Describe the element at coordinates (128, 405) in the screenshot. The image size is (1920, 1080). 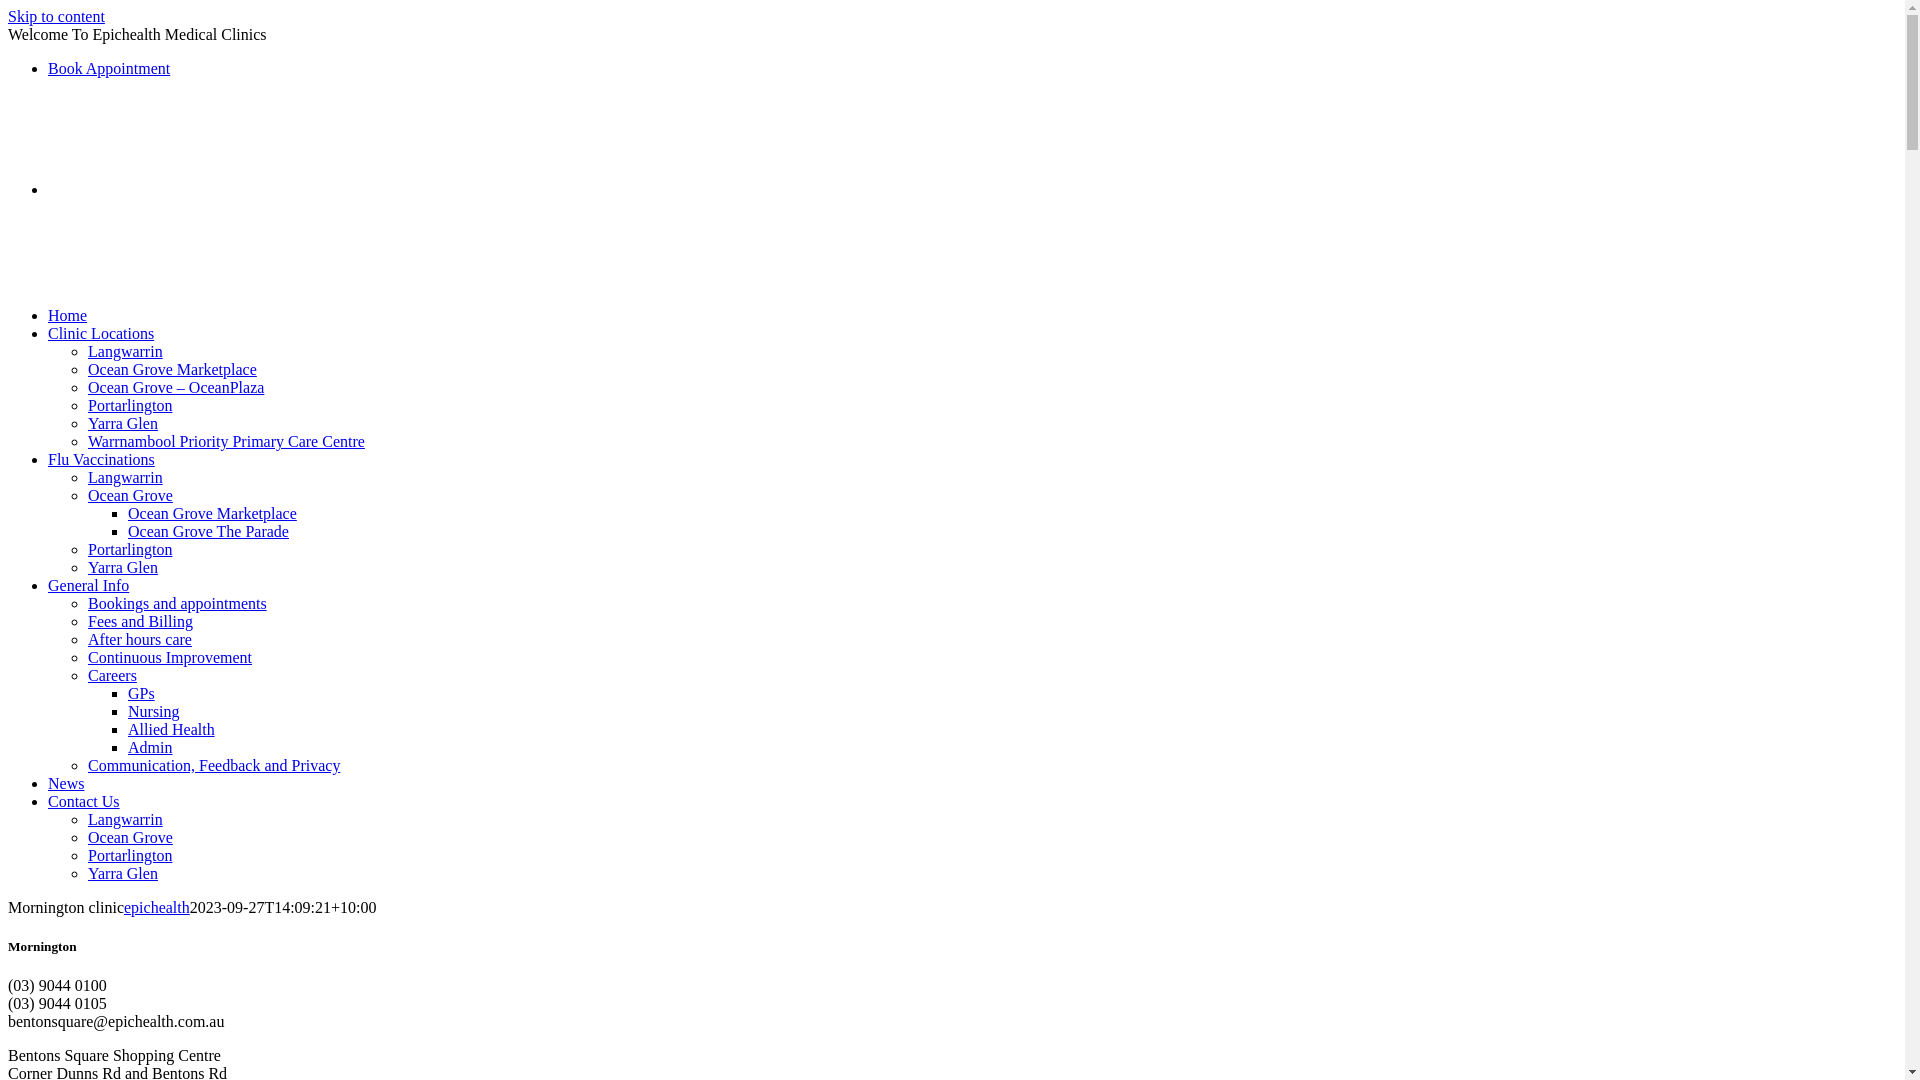
I see `'Portarlington'` at that location.